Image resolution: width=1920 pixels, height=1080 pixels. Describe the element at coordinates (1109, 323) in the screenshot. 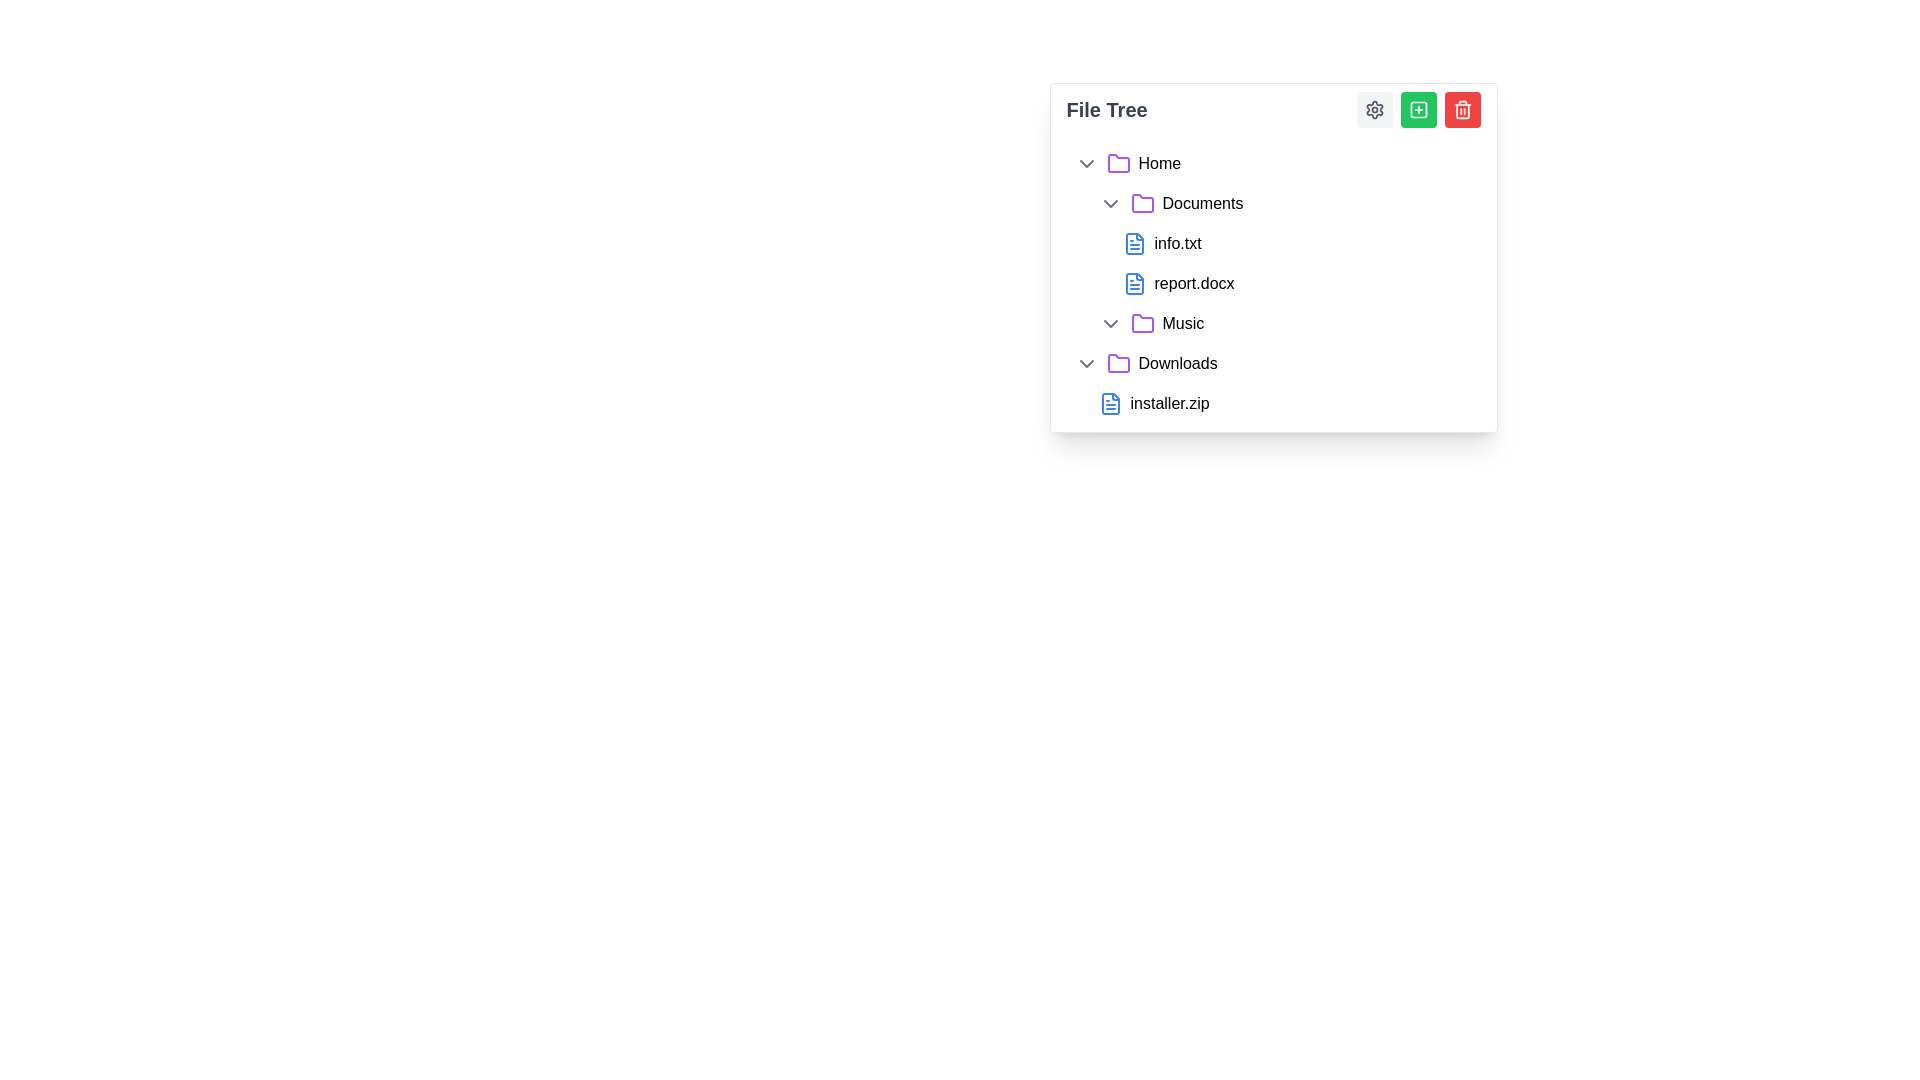

I see `the arrow-down icon` at that location.